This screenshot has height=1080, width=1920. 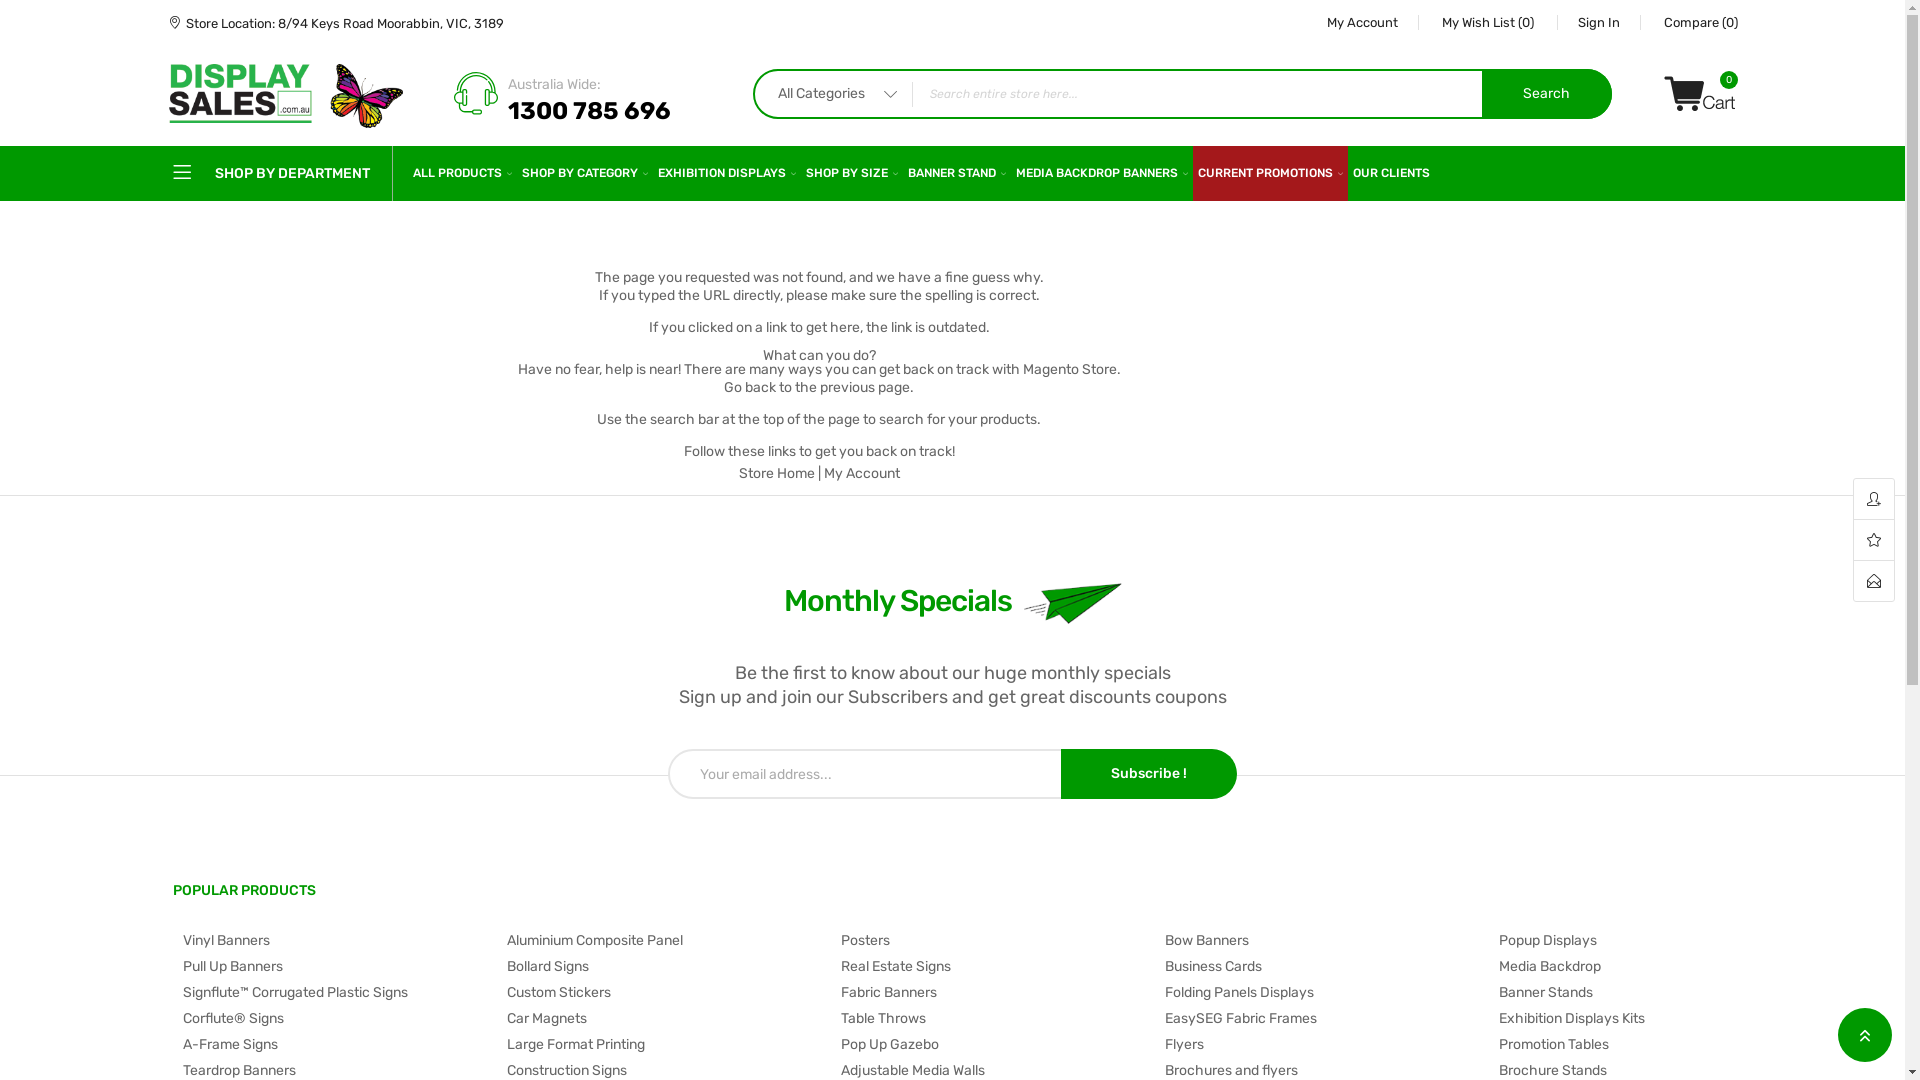 What do you see at coordinates (1268, 172) in the screenshot?
I see `'CURRENT PROMOTIONS'` at bounding box center [1268, 172].